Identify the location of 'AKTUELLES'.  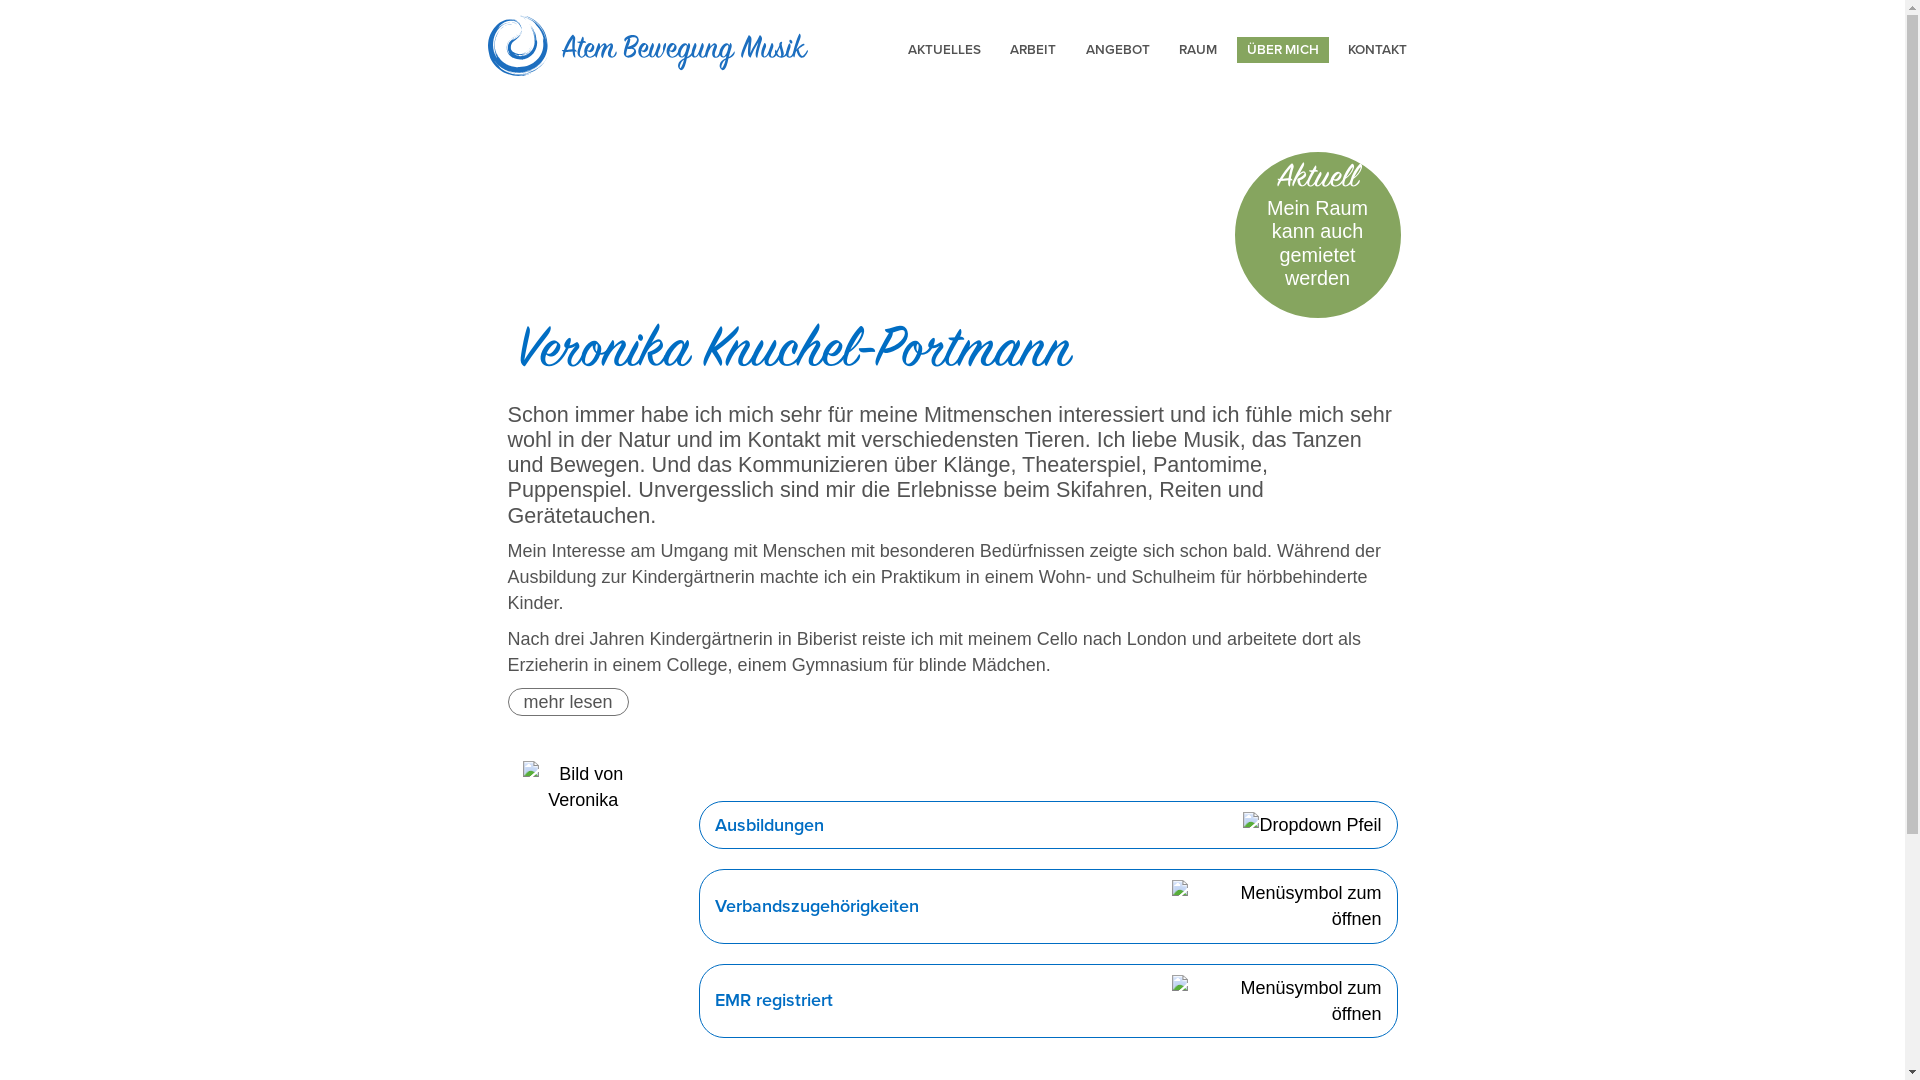
(943, 49).